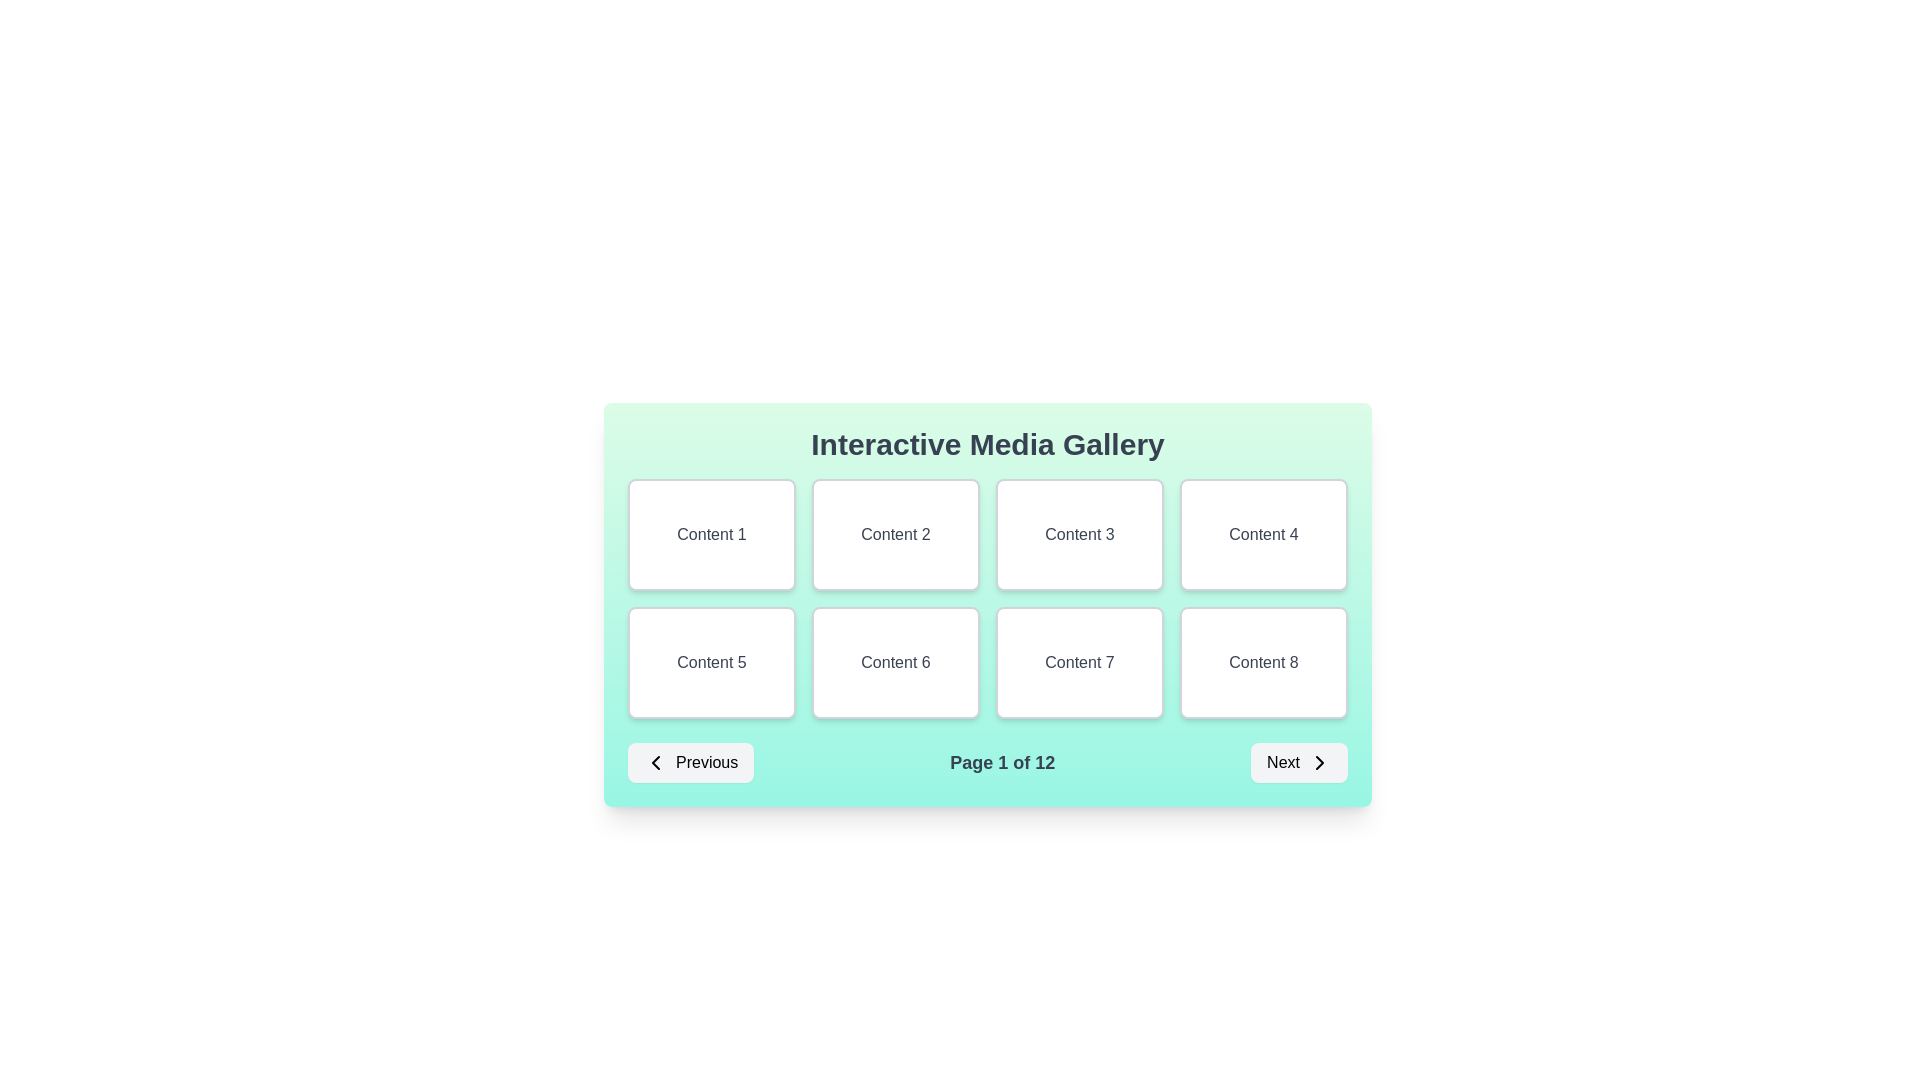  What do you see at coordinates (1262, 663) in the screenshot?
I see `the static content box element labeled 'Content 8', which is a rectangular white box with gray text, positioned in the second row and fourth column of a 2-row grid layout` at bounding box center [1262, 663].